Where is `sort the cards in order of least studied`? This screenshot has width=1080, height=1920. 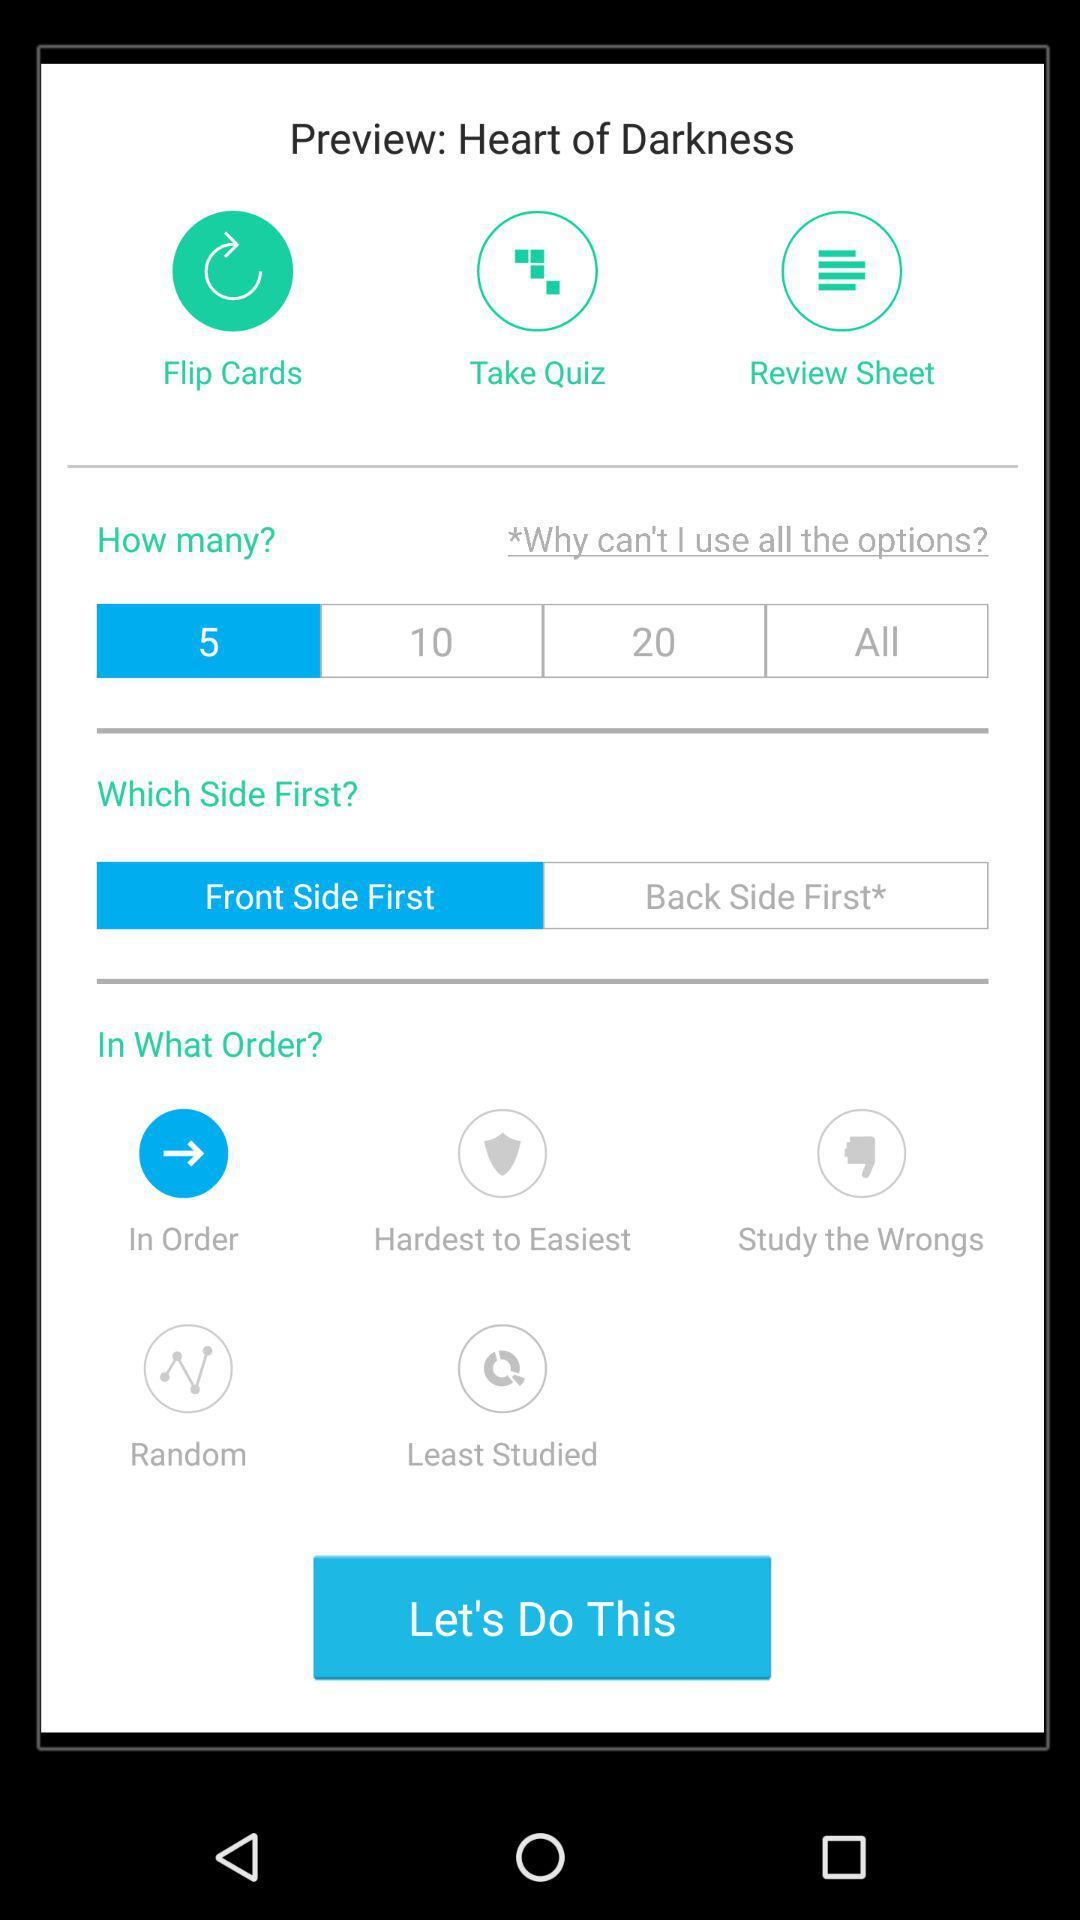
sort the cards in order of least studied is located at coordinates (501, 1367).